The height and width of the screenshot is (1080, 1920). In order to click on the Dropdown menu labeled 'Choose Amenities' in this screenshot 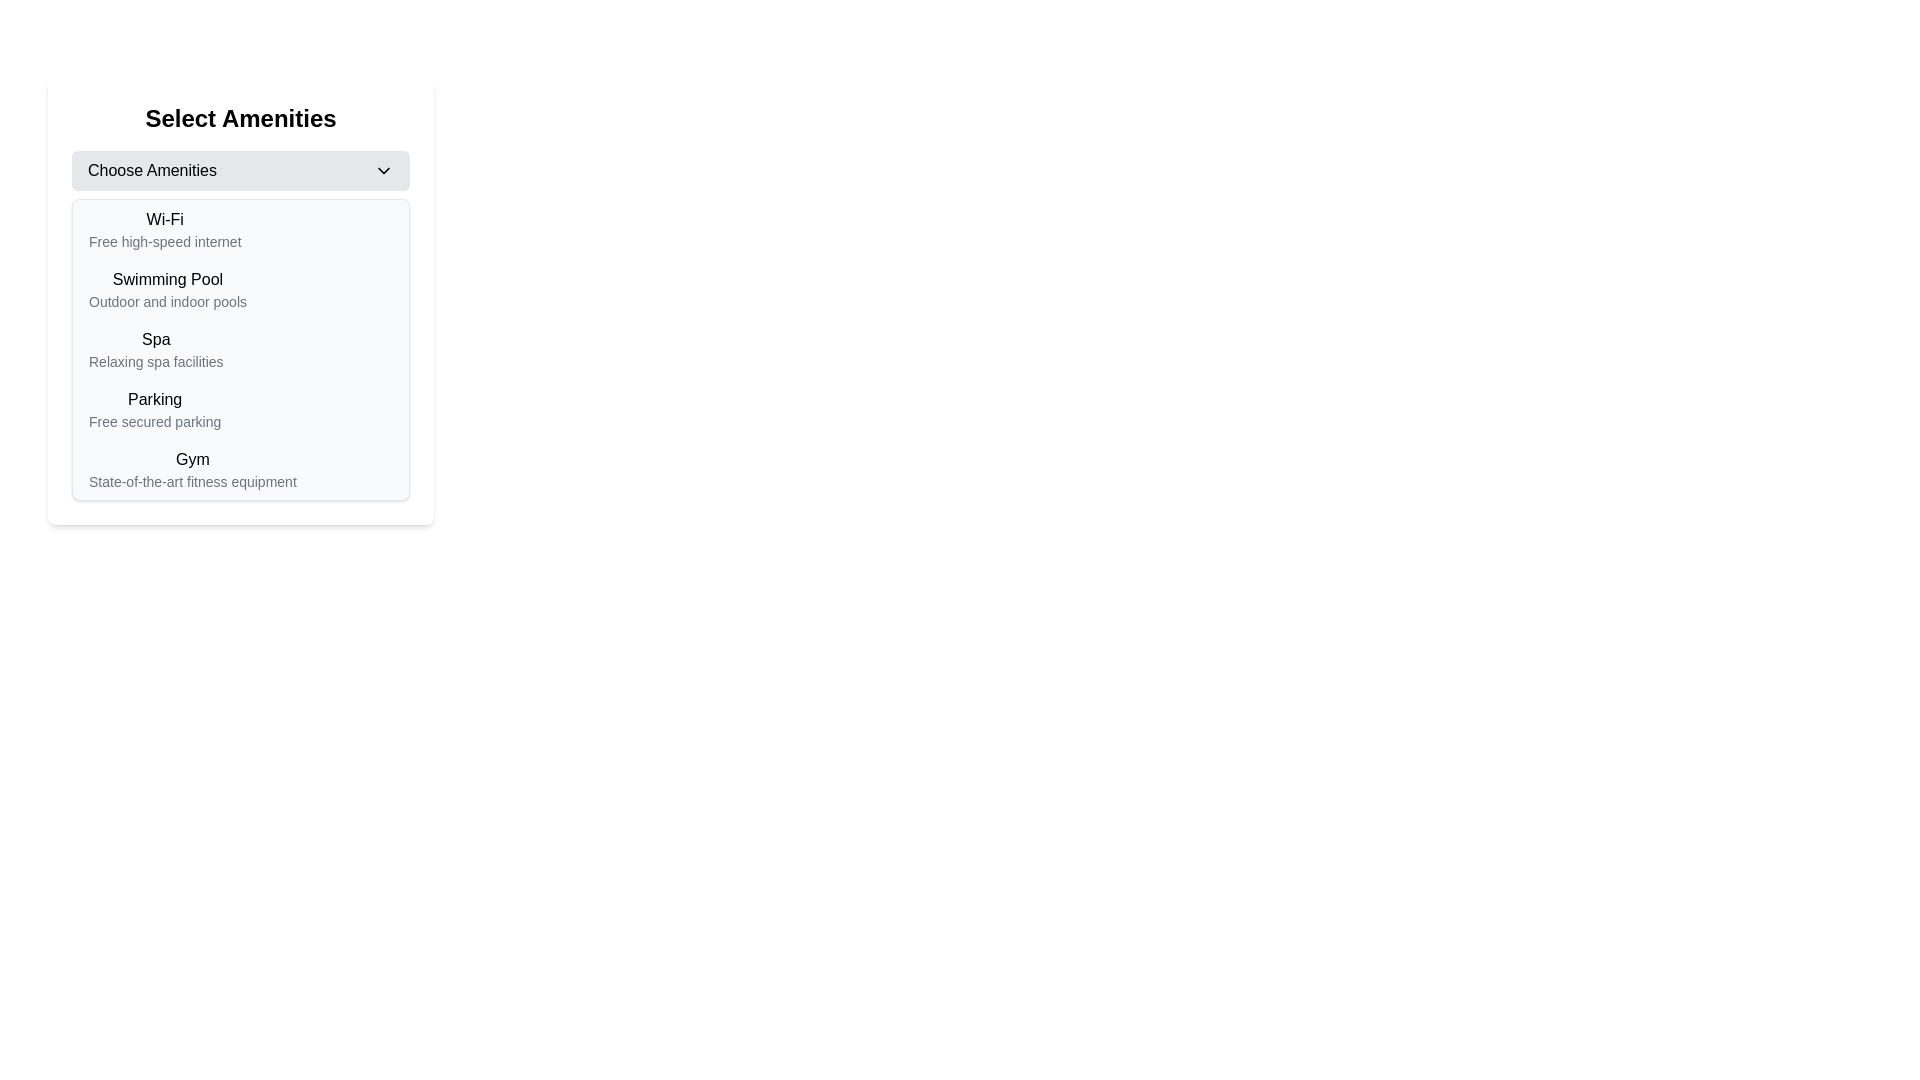, I will do `click(240, 169)`.